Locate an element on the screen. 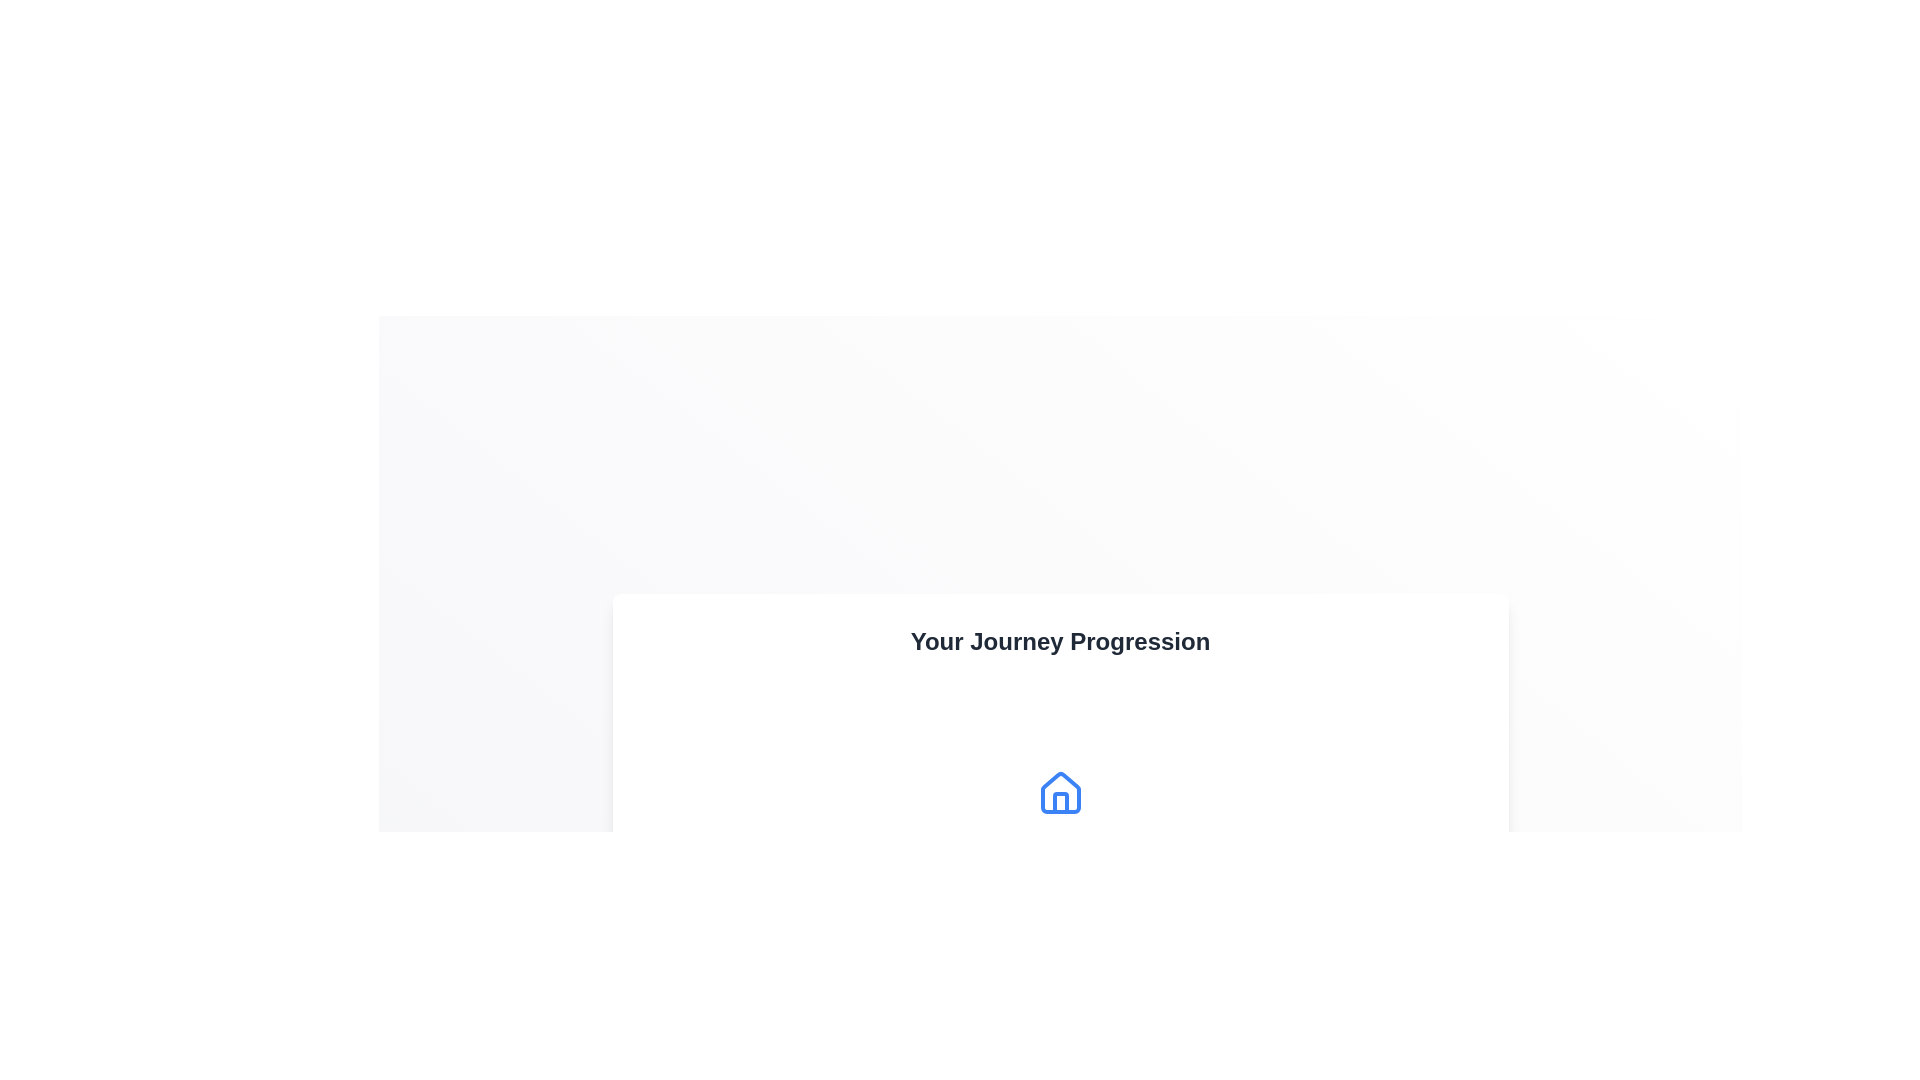 The width and height of the screenshot is (1920, 1080). the heading text labeled 'Your Journey Progression' for accessibility purposes is located at coordinates (1059, 641).